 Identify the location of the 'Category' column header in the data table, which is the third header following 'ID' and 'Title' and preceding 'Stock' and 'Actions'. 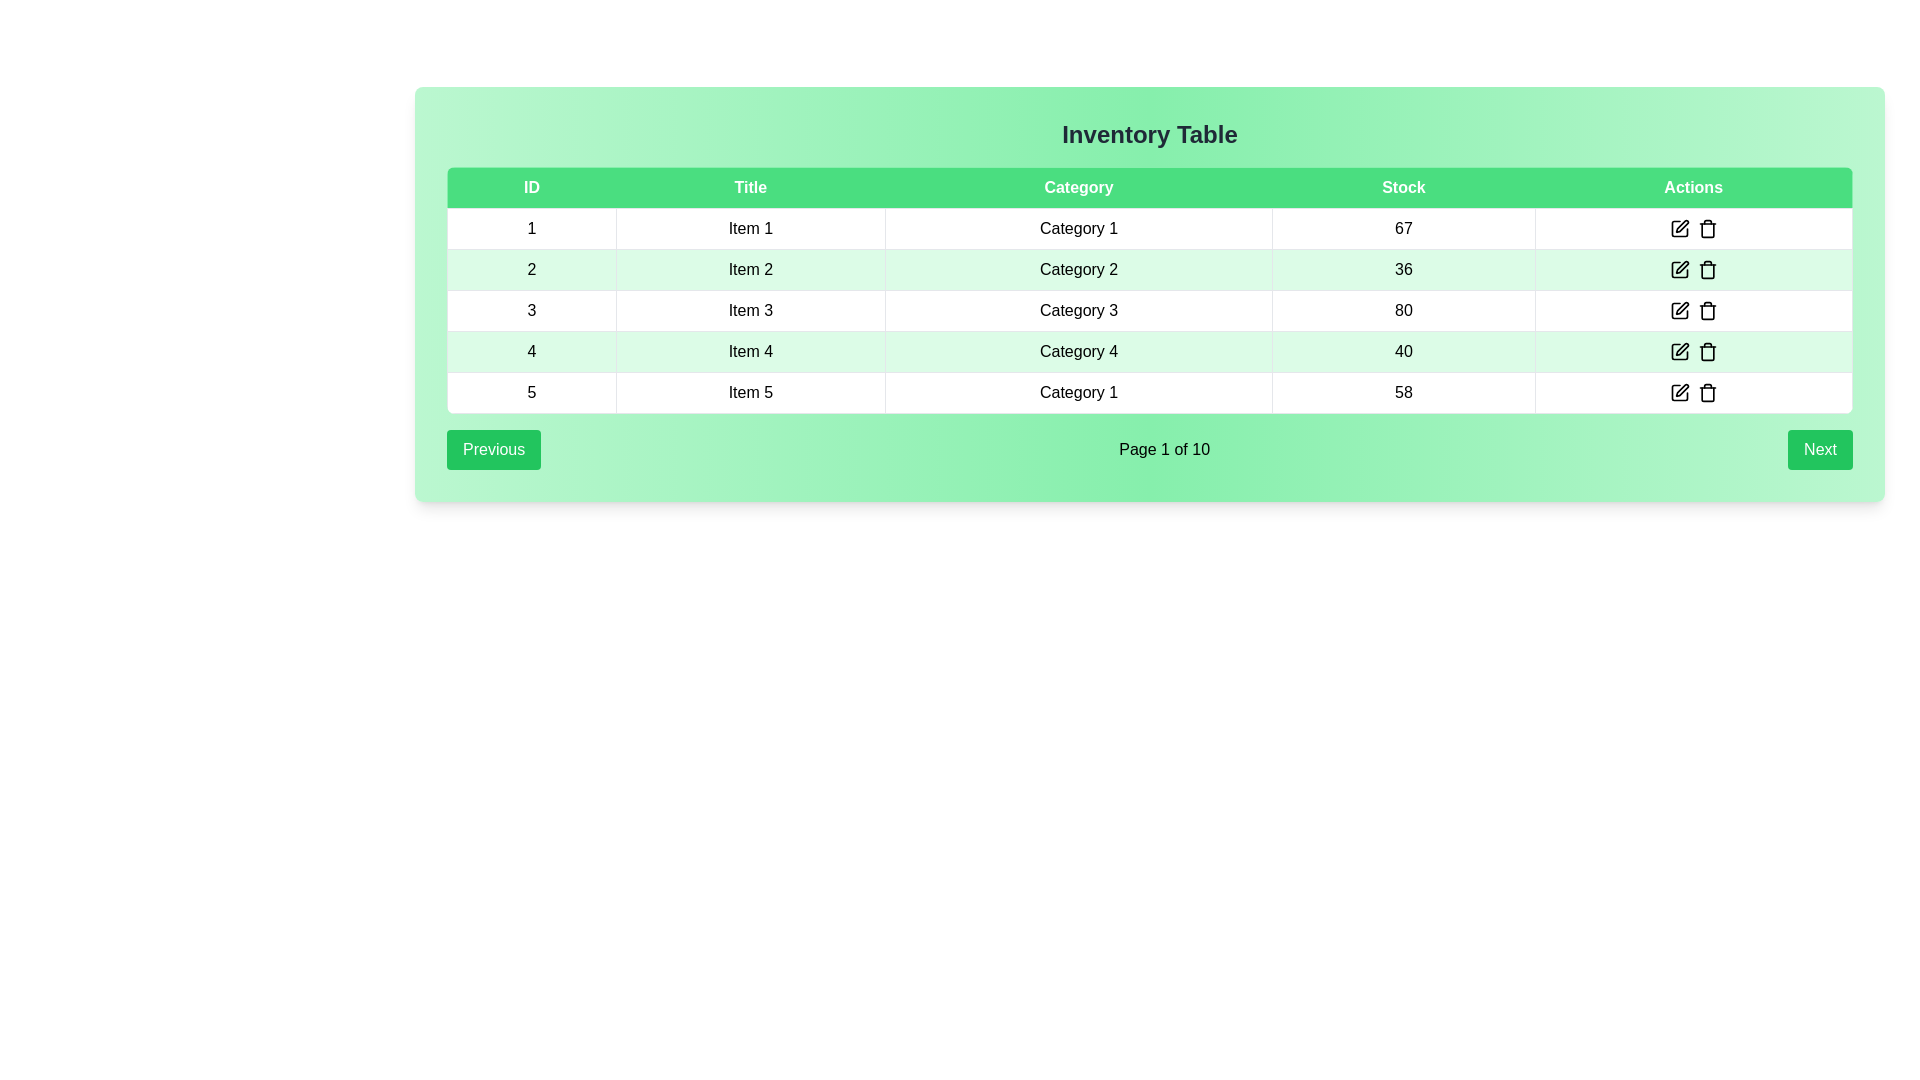
(1078, 188).